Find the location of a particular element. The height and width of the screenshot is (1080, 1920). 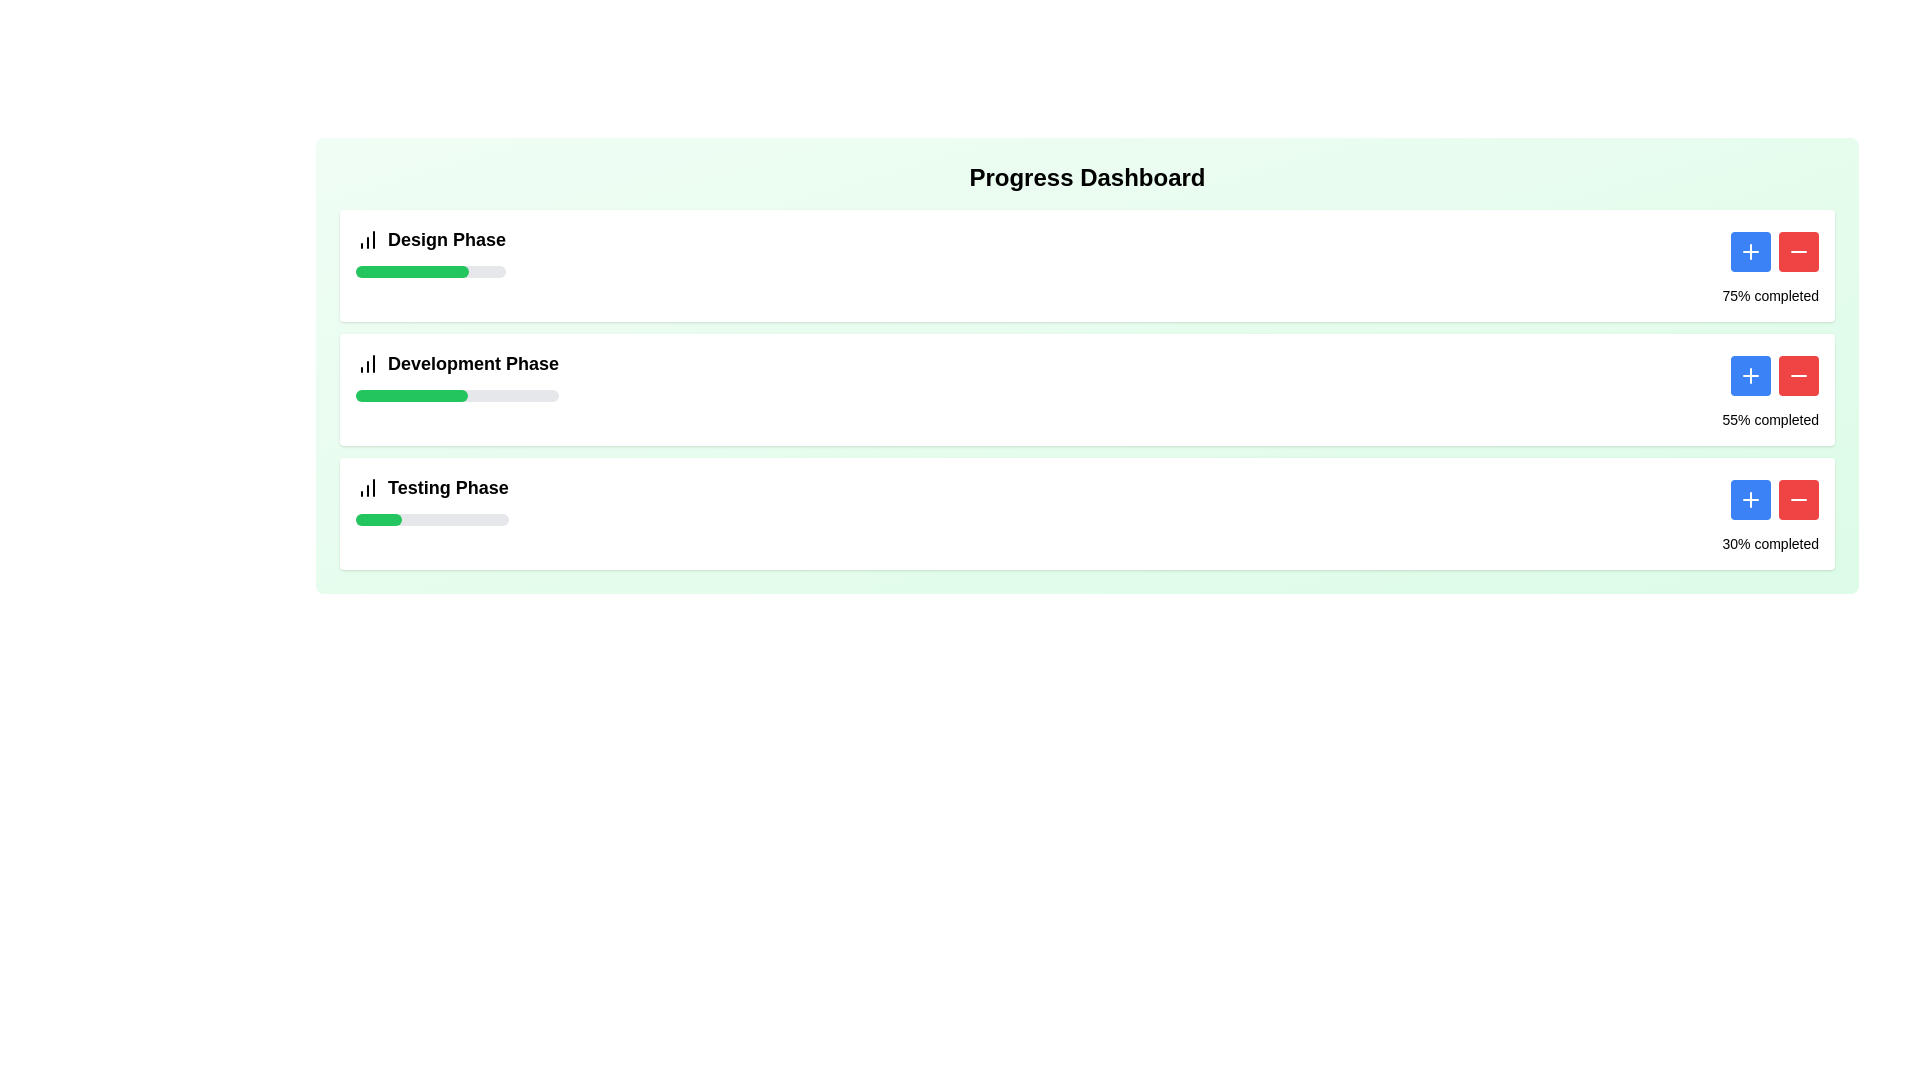

the increment button located in the 'Development Phase' section of the progress dashboard, positioned to the right of the red circular button with a minus sign and above the '55% completed' text is located at coordinates (1750, 375).